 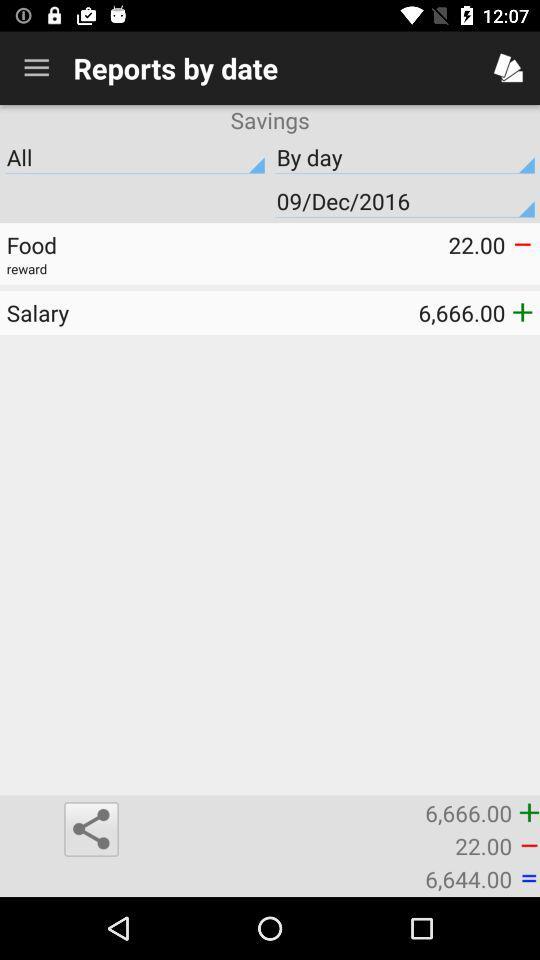 I want to click on item next to the by day, so click(x=135, y=156).